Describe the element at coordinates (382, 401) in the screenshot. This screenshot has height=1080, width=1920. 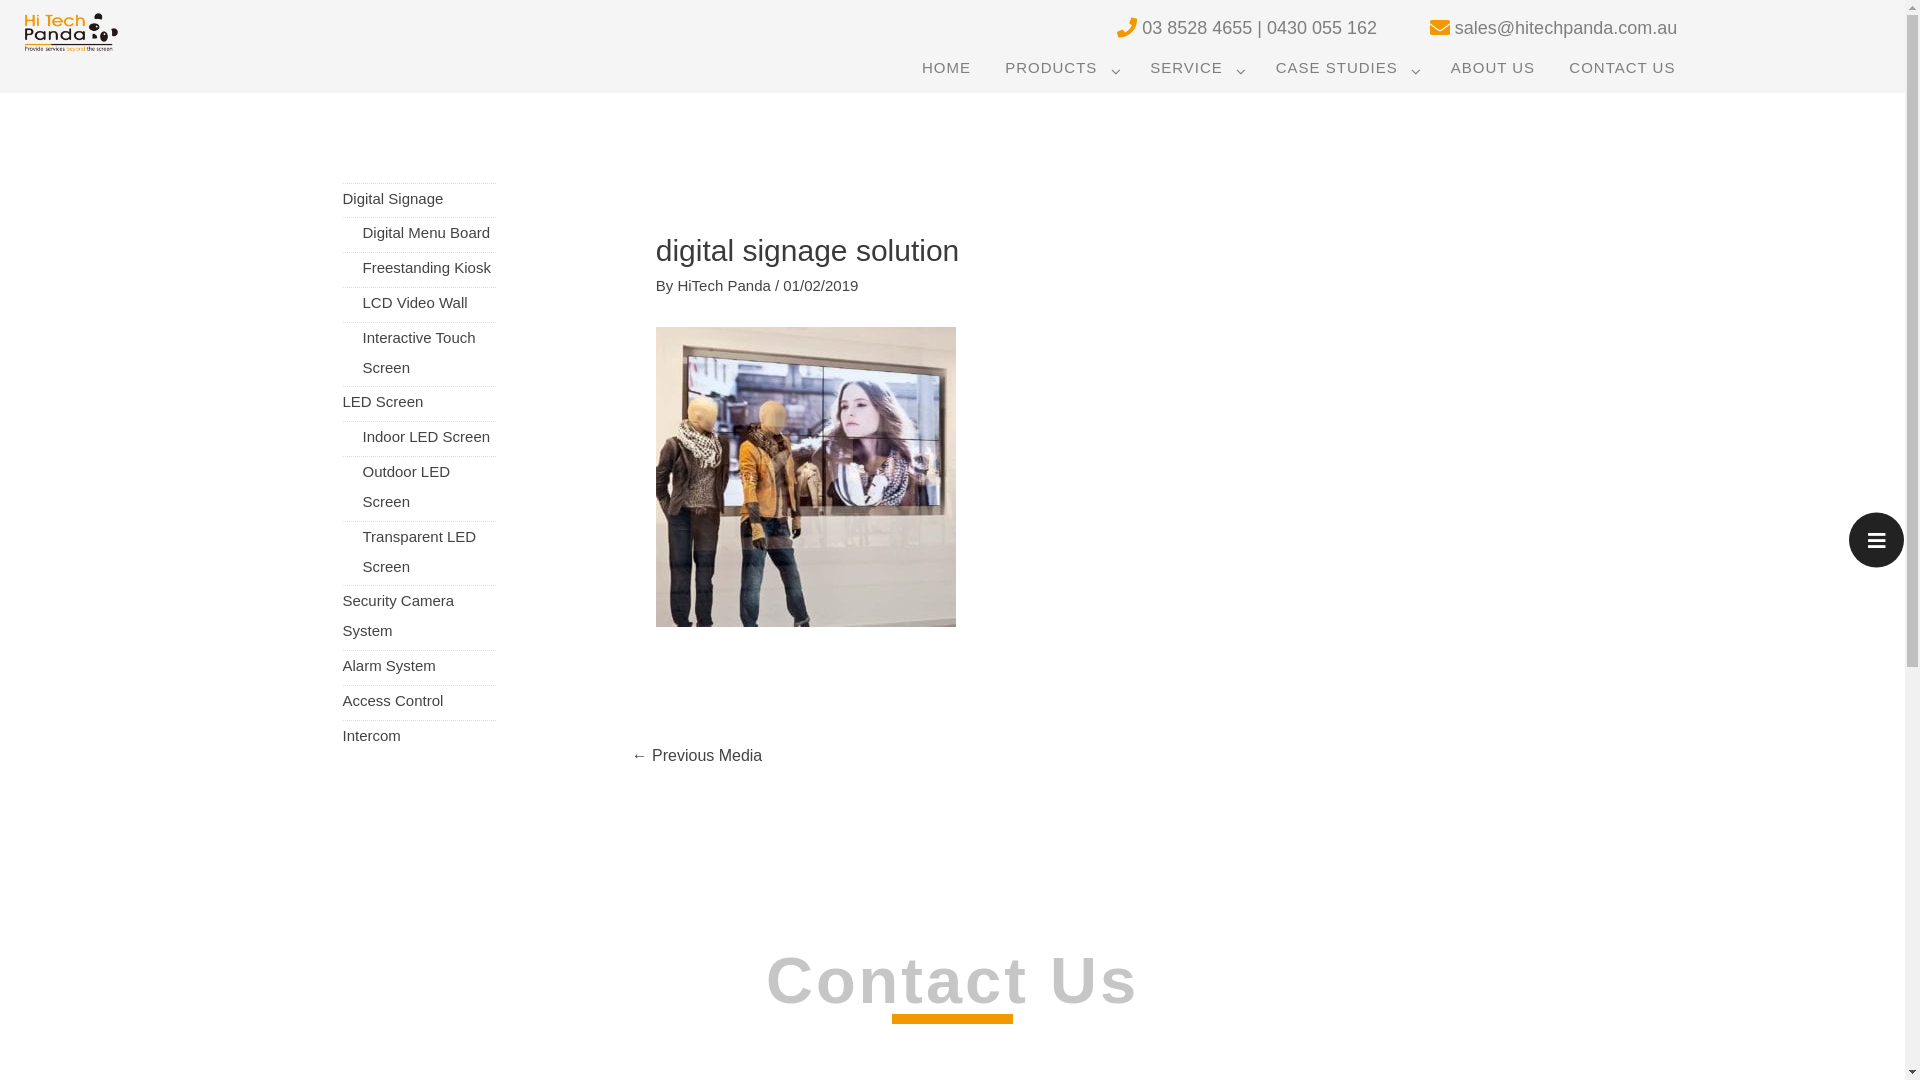
I see `'LED Screen'` at that location.